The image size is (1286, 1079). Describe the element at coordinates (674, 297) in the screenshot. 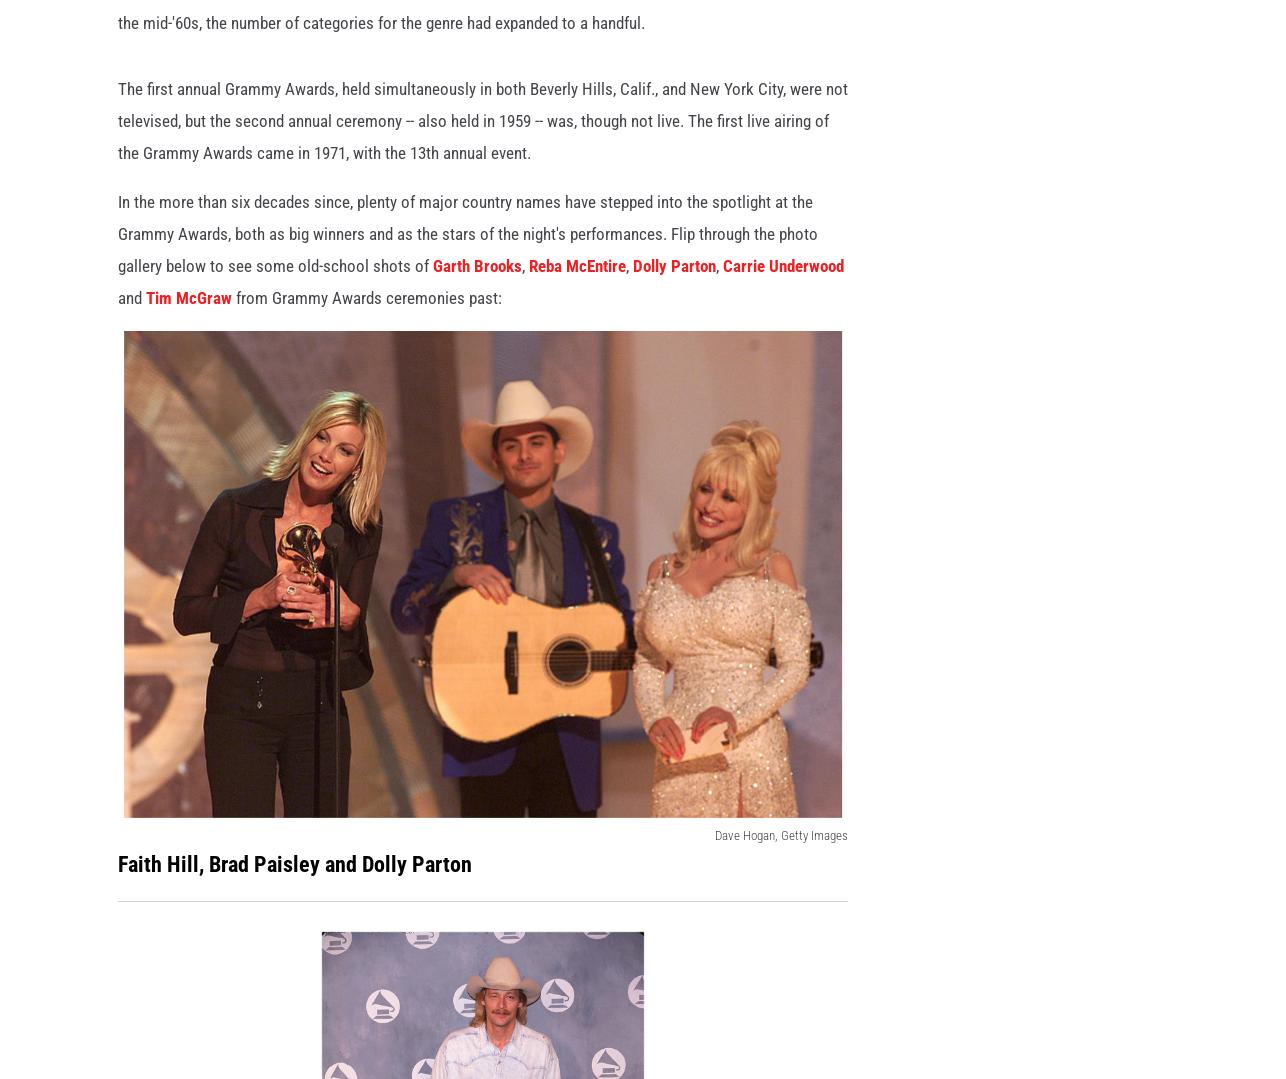

I see `'Dolly Parton'` at that location.